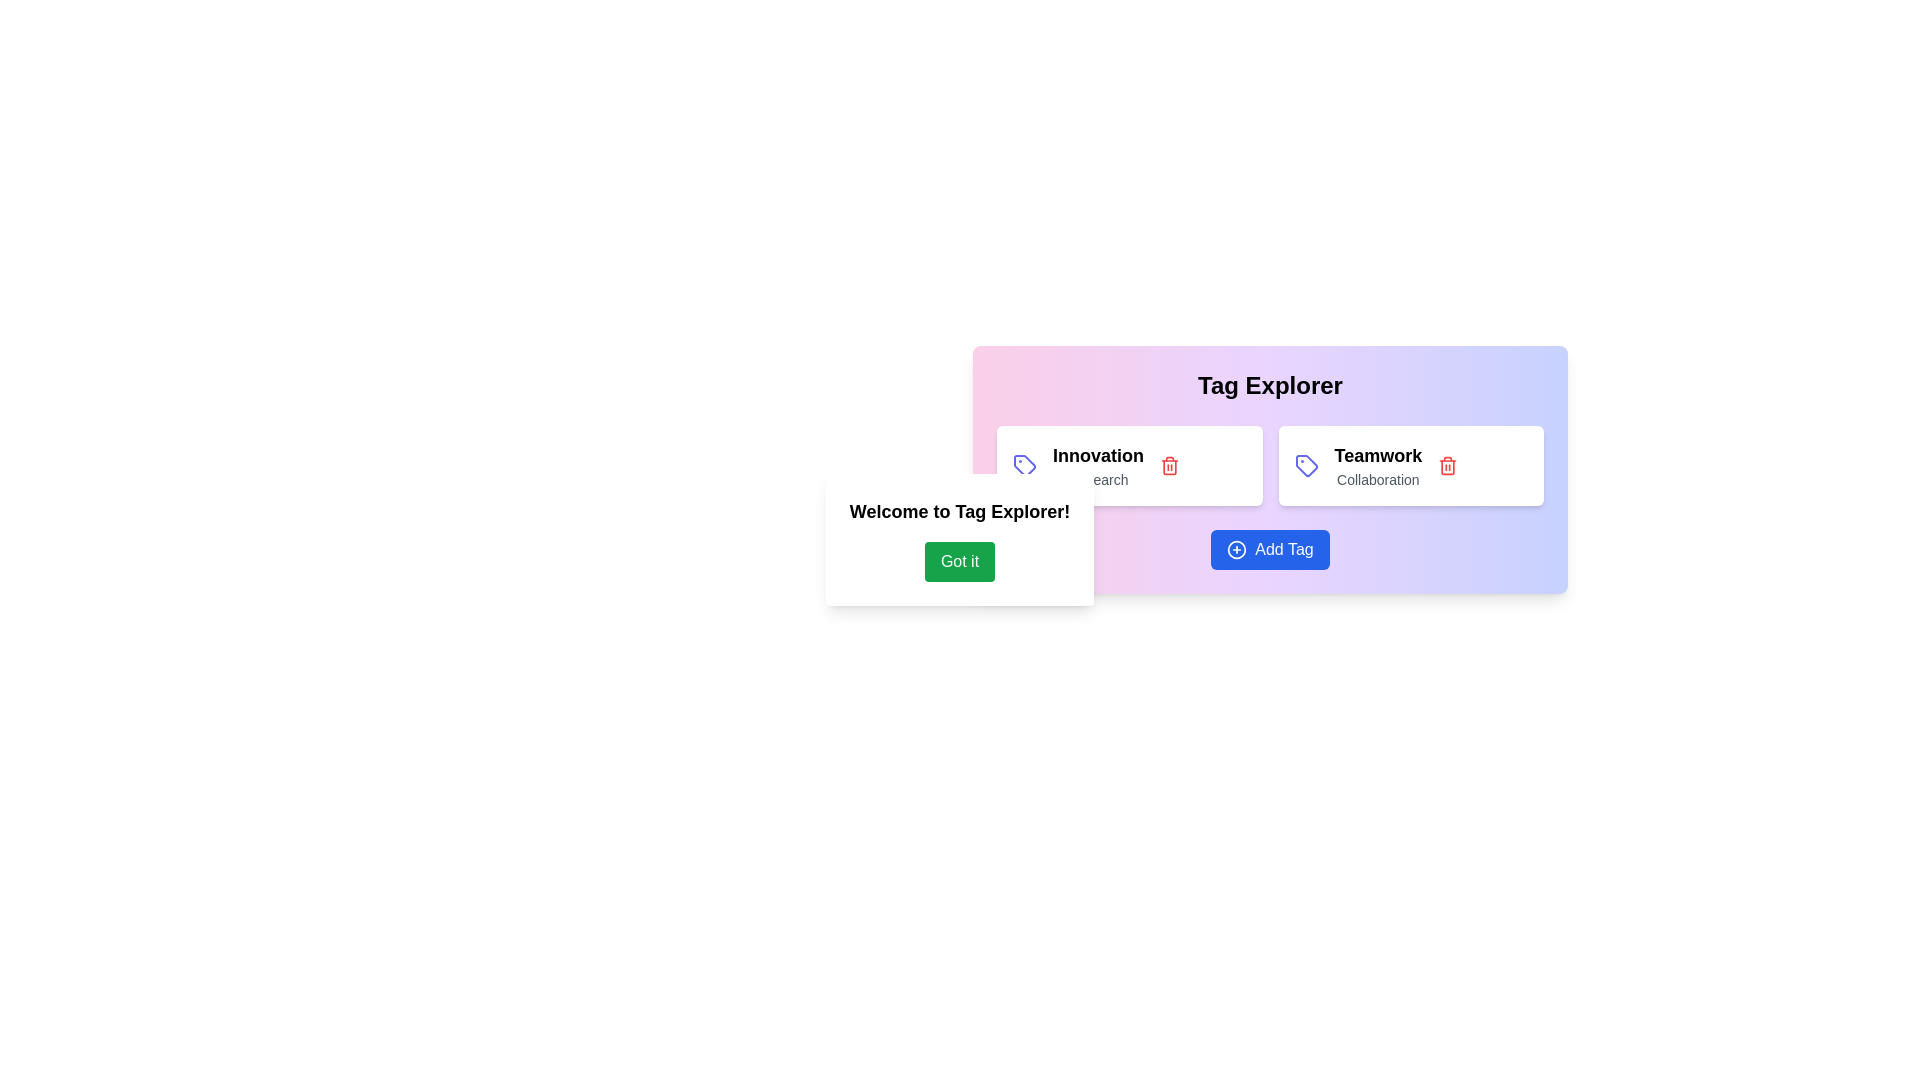 This screenshot has height=1080, width=1920. Describe the element at coordinates (1306, 466) in the screenshot. I see `the indigo tag-shaped icon located to the left of the text 'Collaboration' under the 'Teamwork' title` at that location.